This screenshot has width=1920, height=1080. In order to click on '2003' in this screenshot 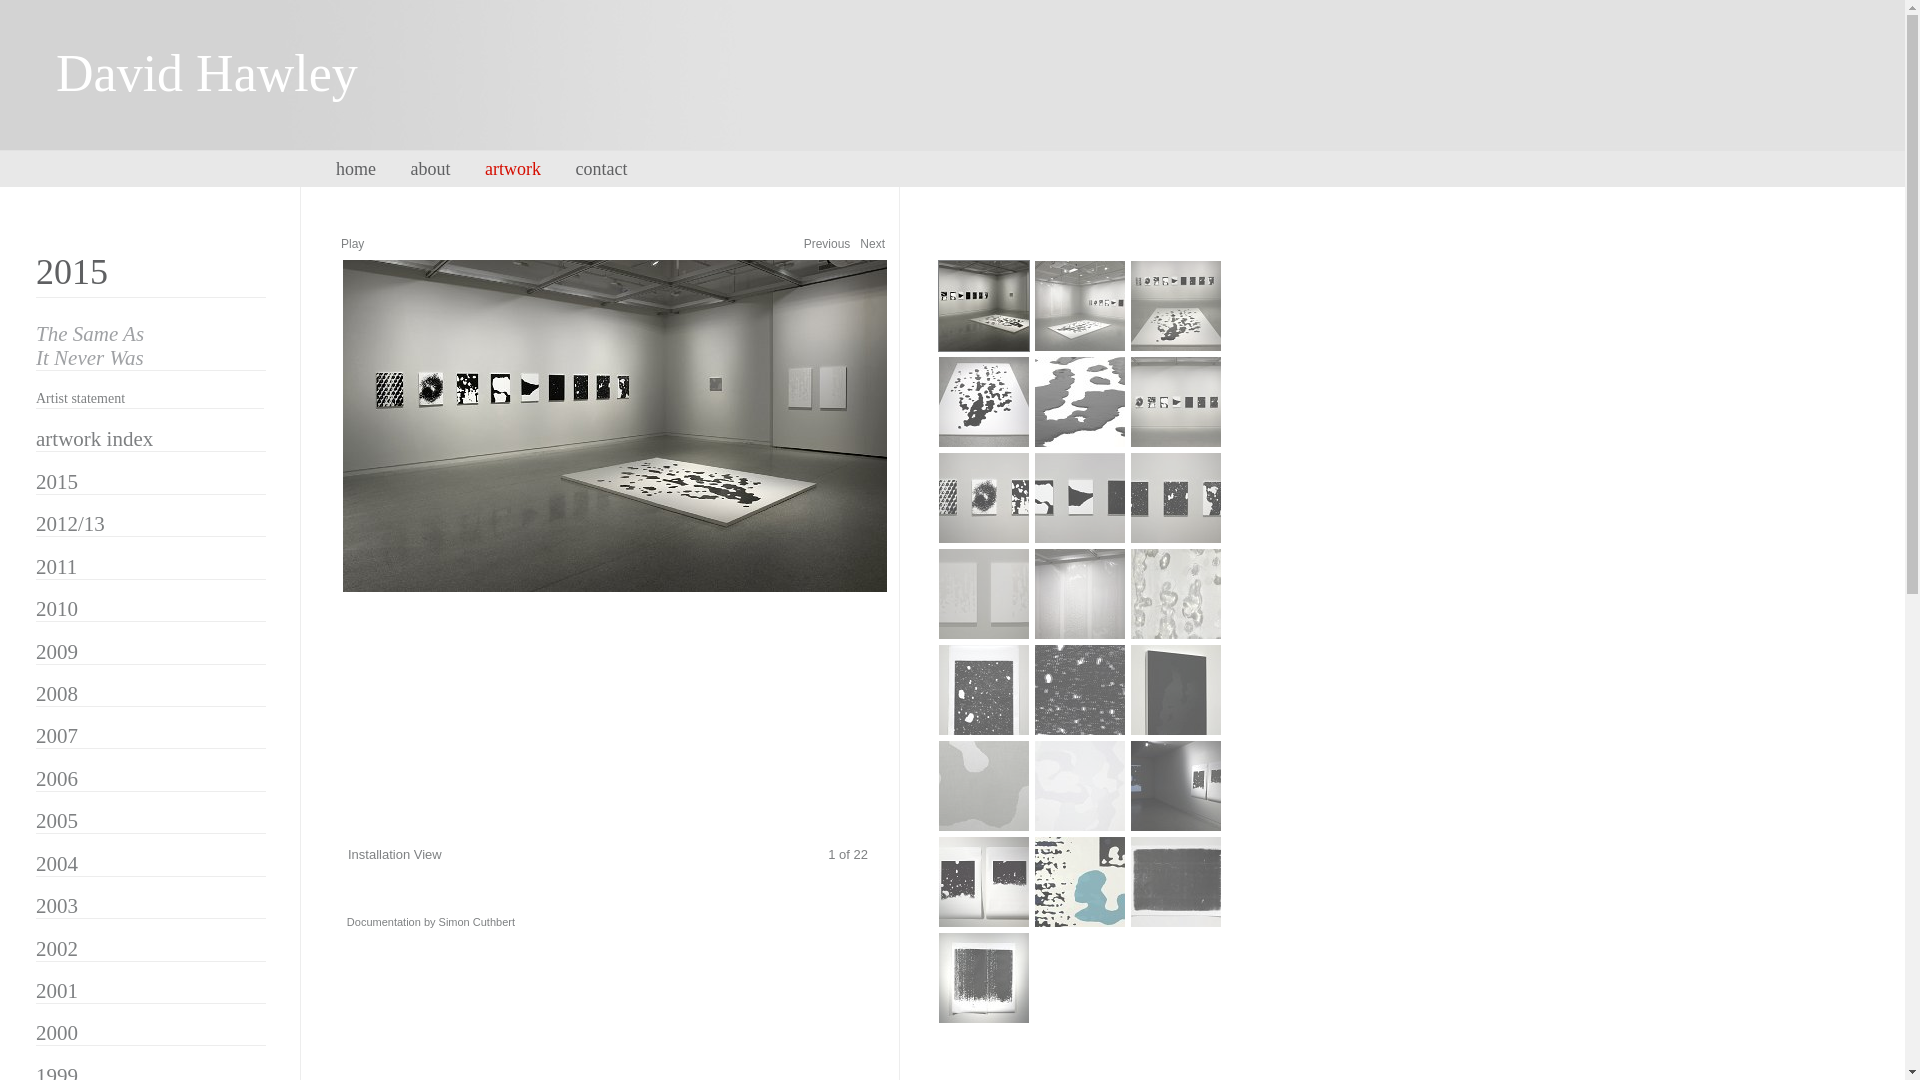, I will do `click(57, 906)`.